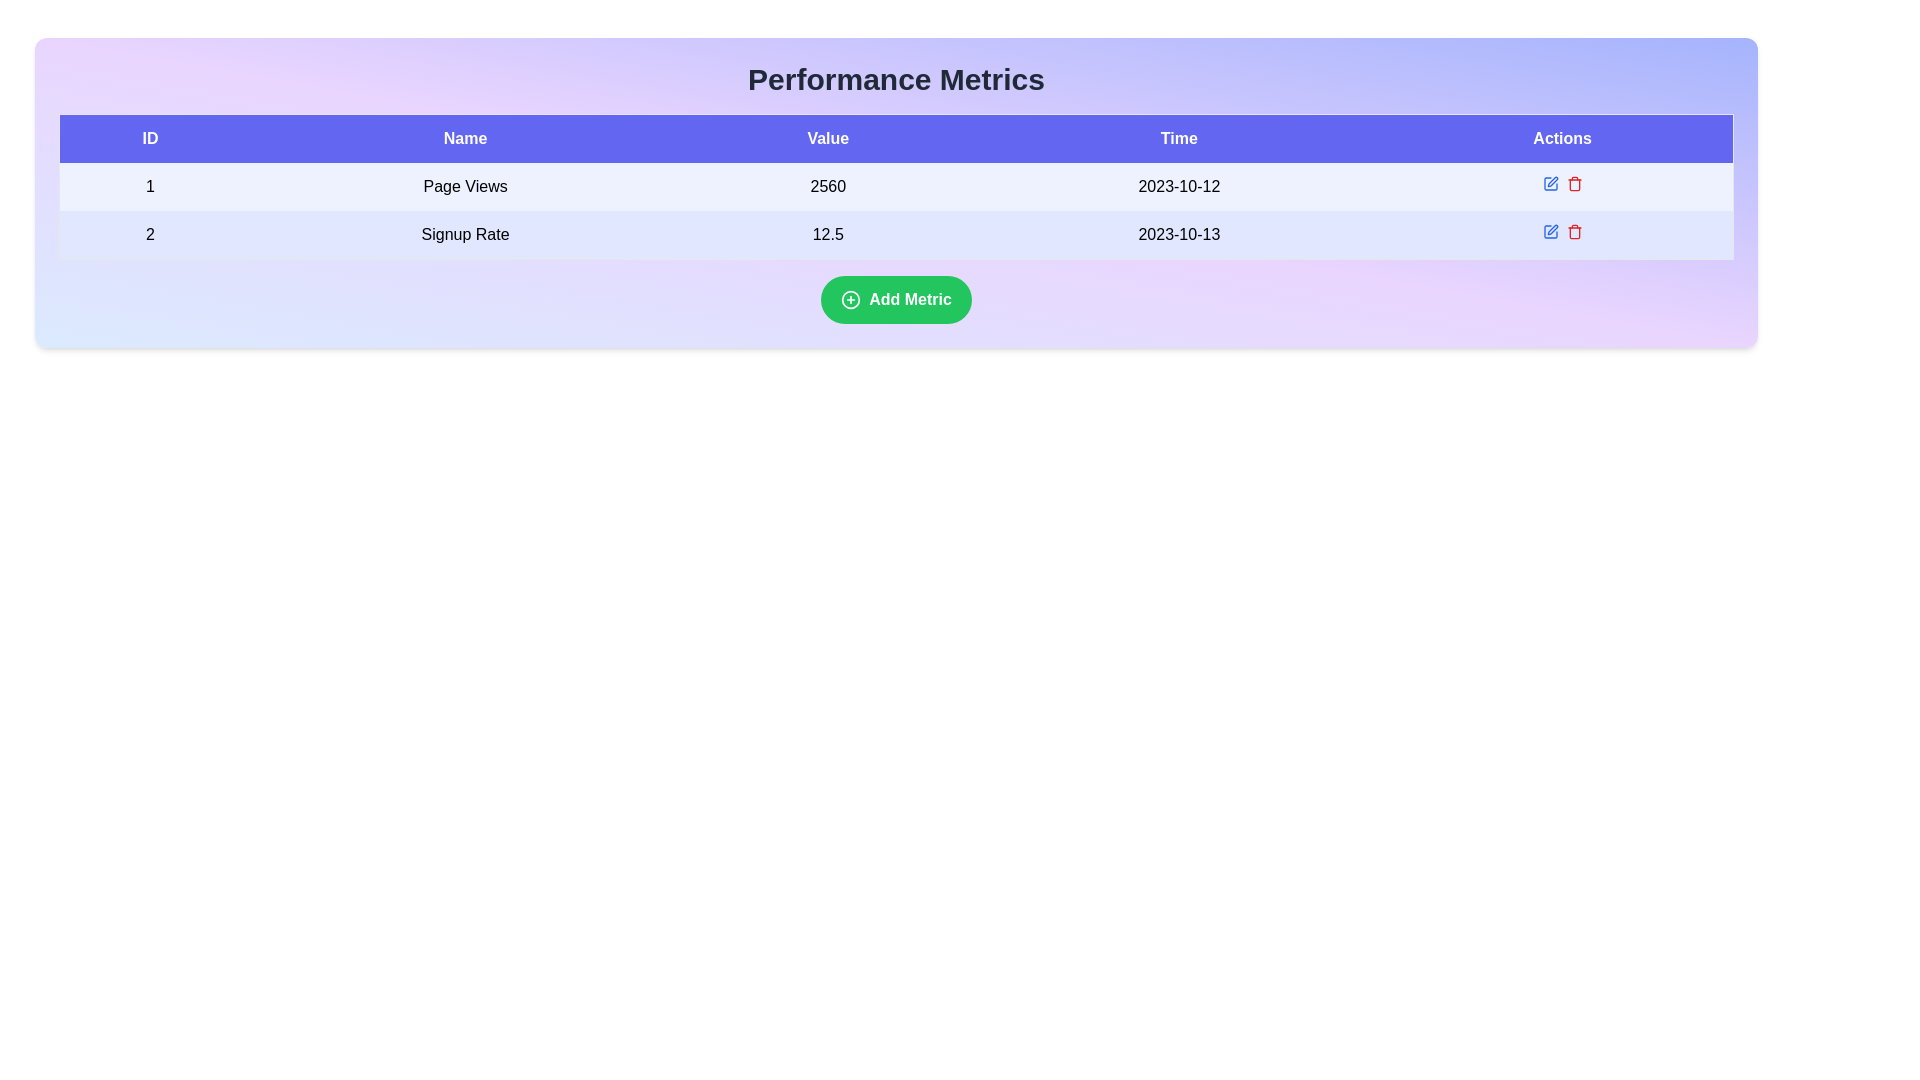 This screenshot has height=1080, width=1920. What do you see at coordinates (1549, 184) in the screenshot?
I see `the square outline icon with a diagonal pen over it in the 'Performance Metrics' table to initiate the editing action` at bounding box center [1549, 184].